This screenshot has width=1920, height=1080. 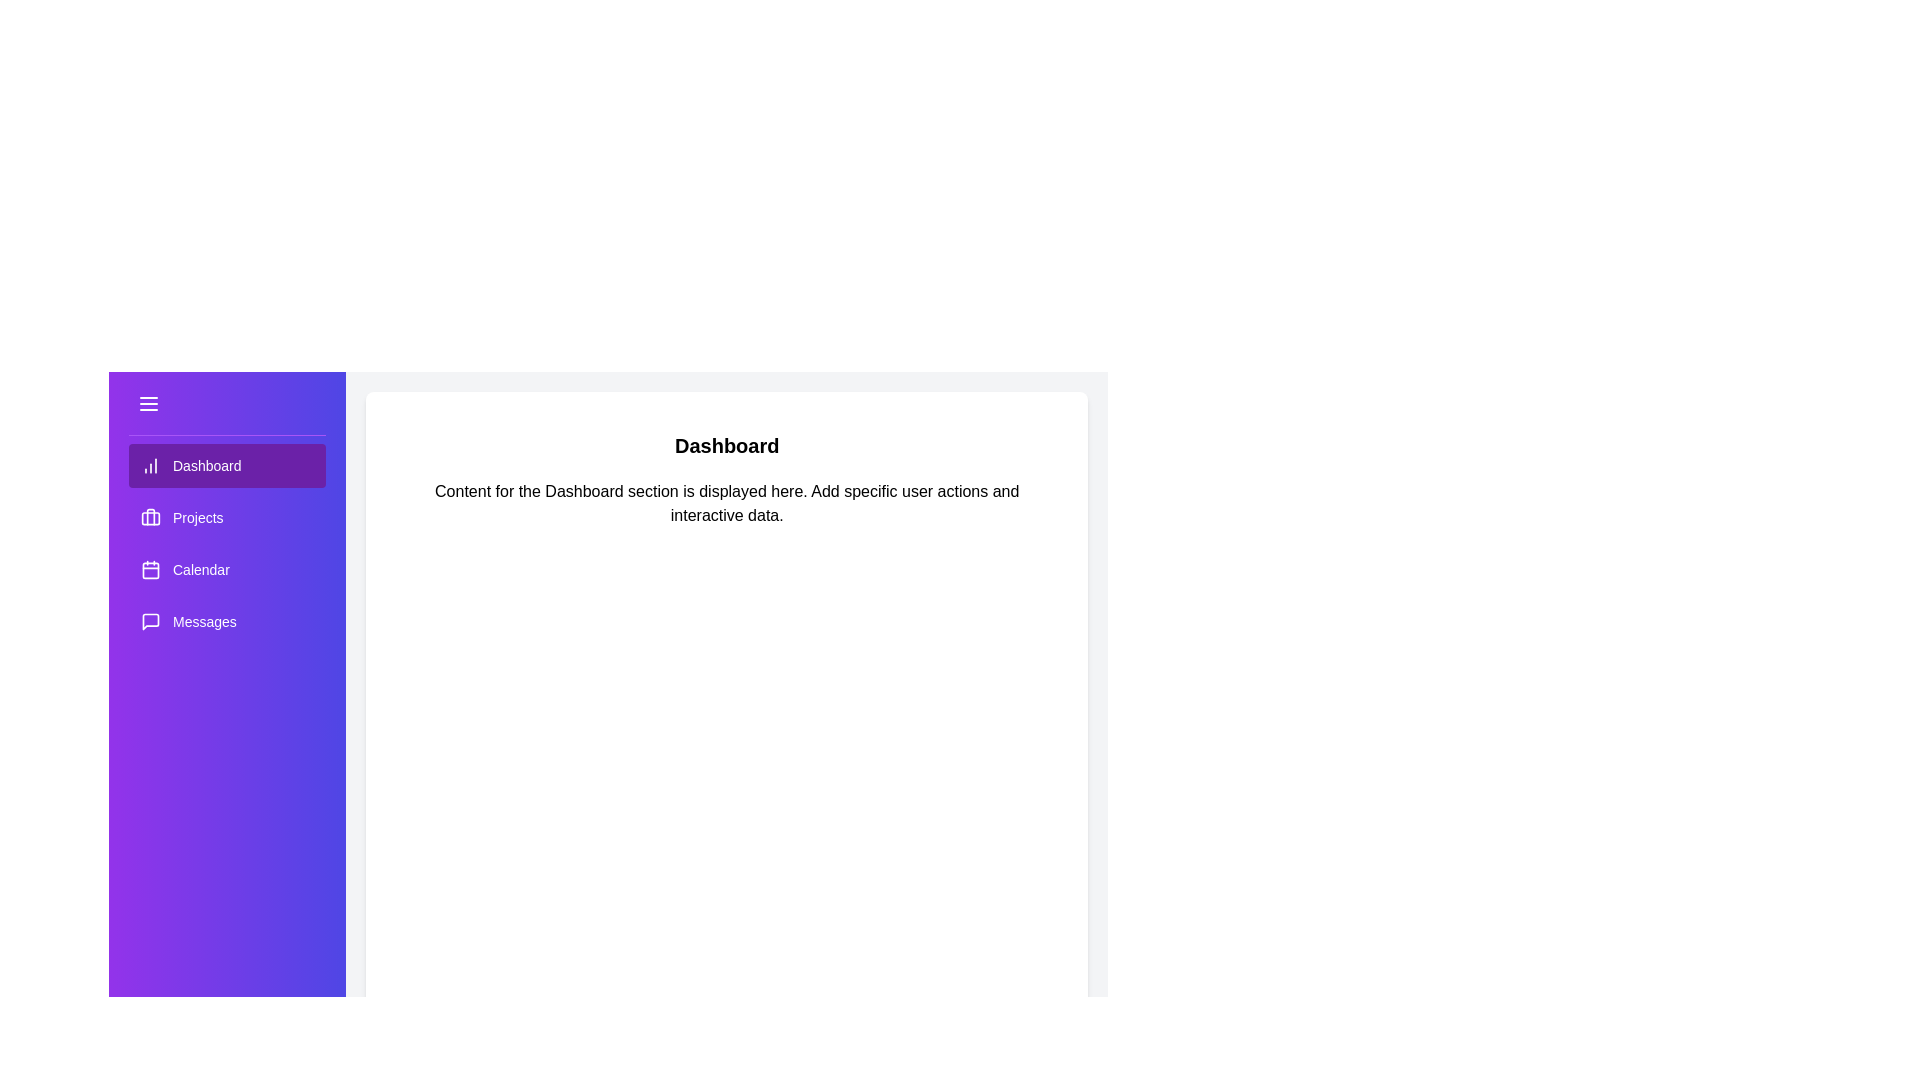 I want to click on the menu item Projects to highlight it, so click(x=226, y=516).